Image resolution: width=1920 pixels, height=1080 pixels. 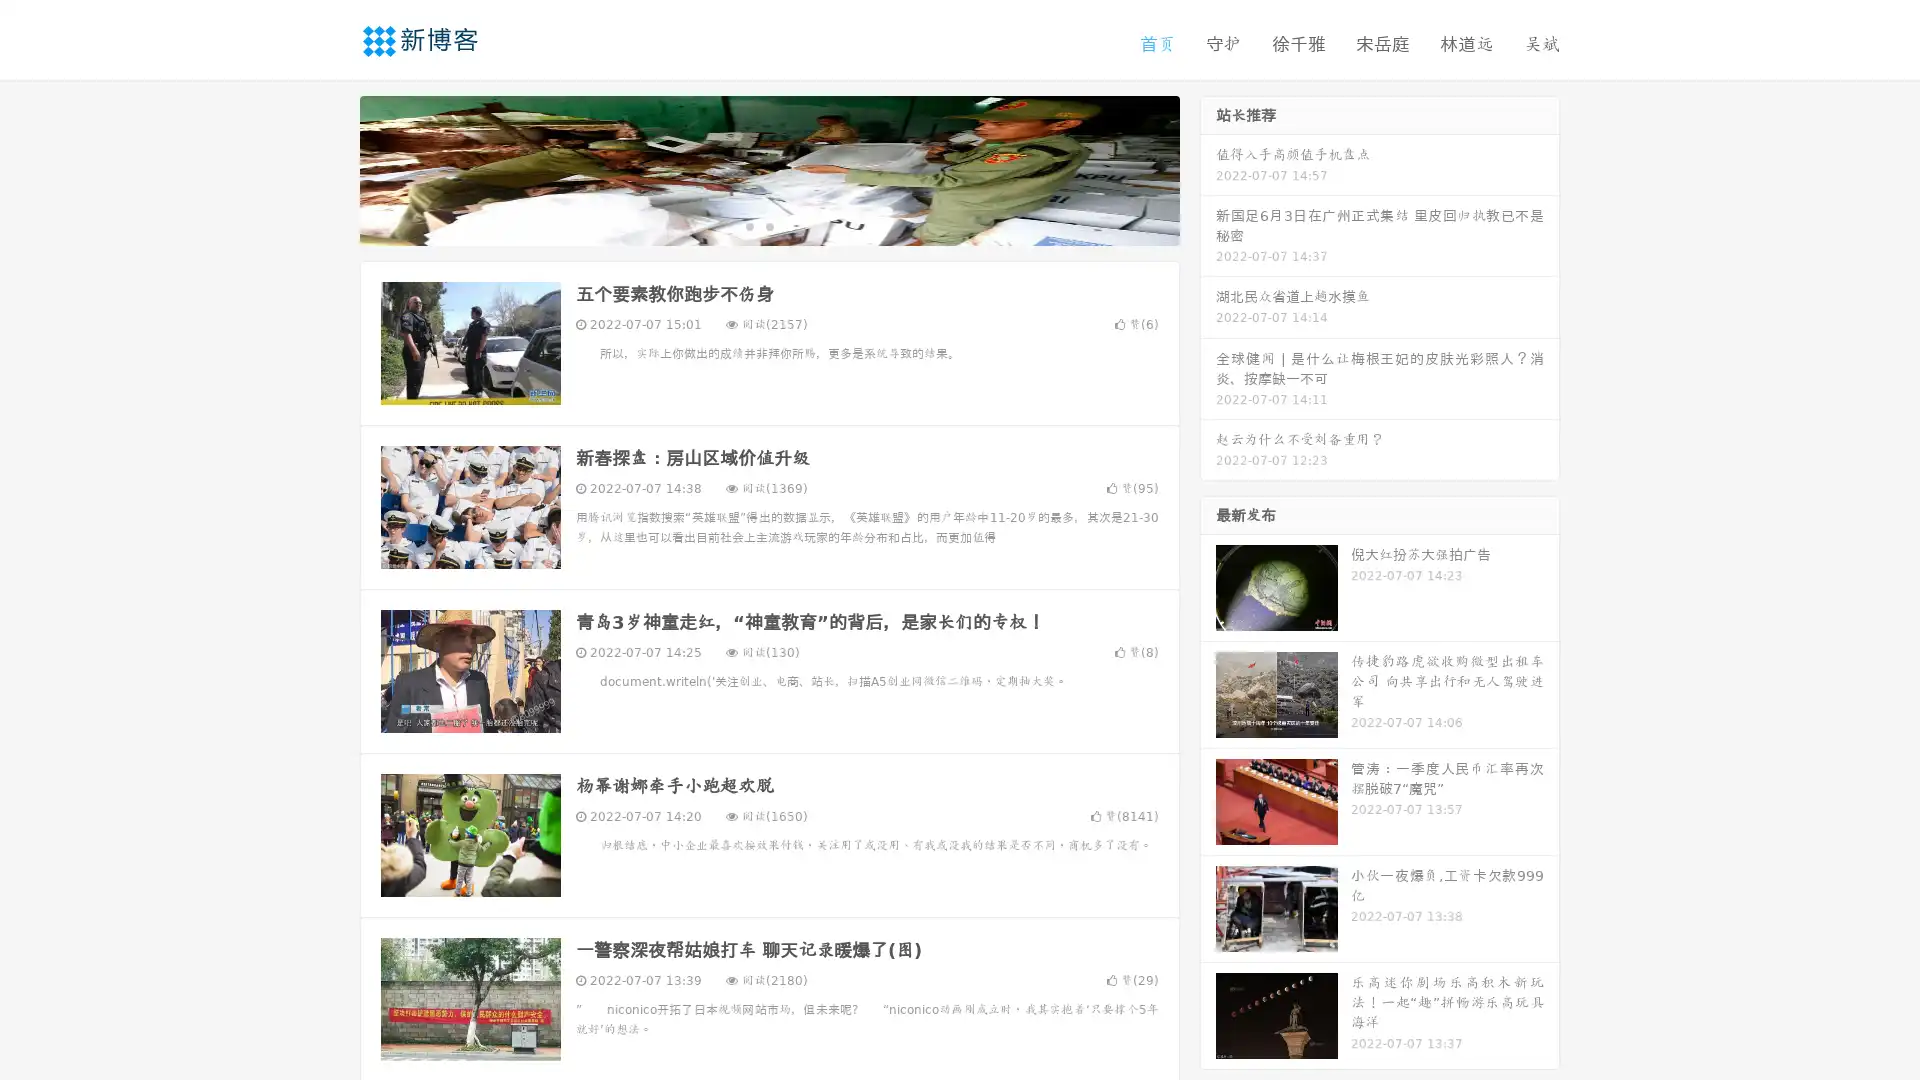 What do you see at coordinates (748, 225) in the screenshot?
I see `Go to slide 1` at bounding box center [748, 225].